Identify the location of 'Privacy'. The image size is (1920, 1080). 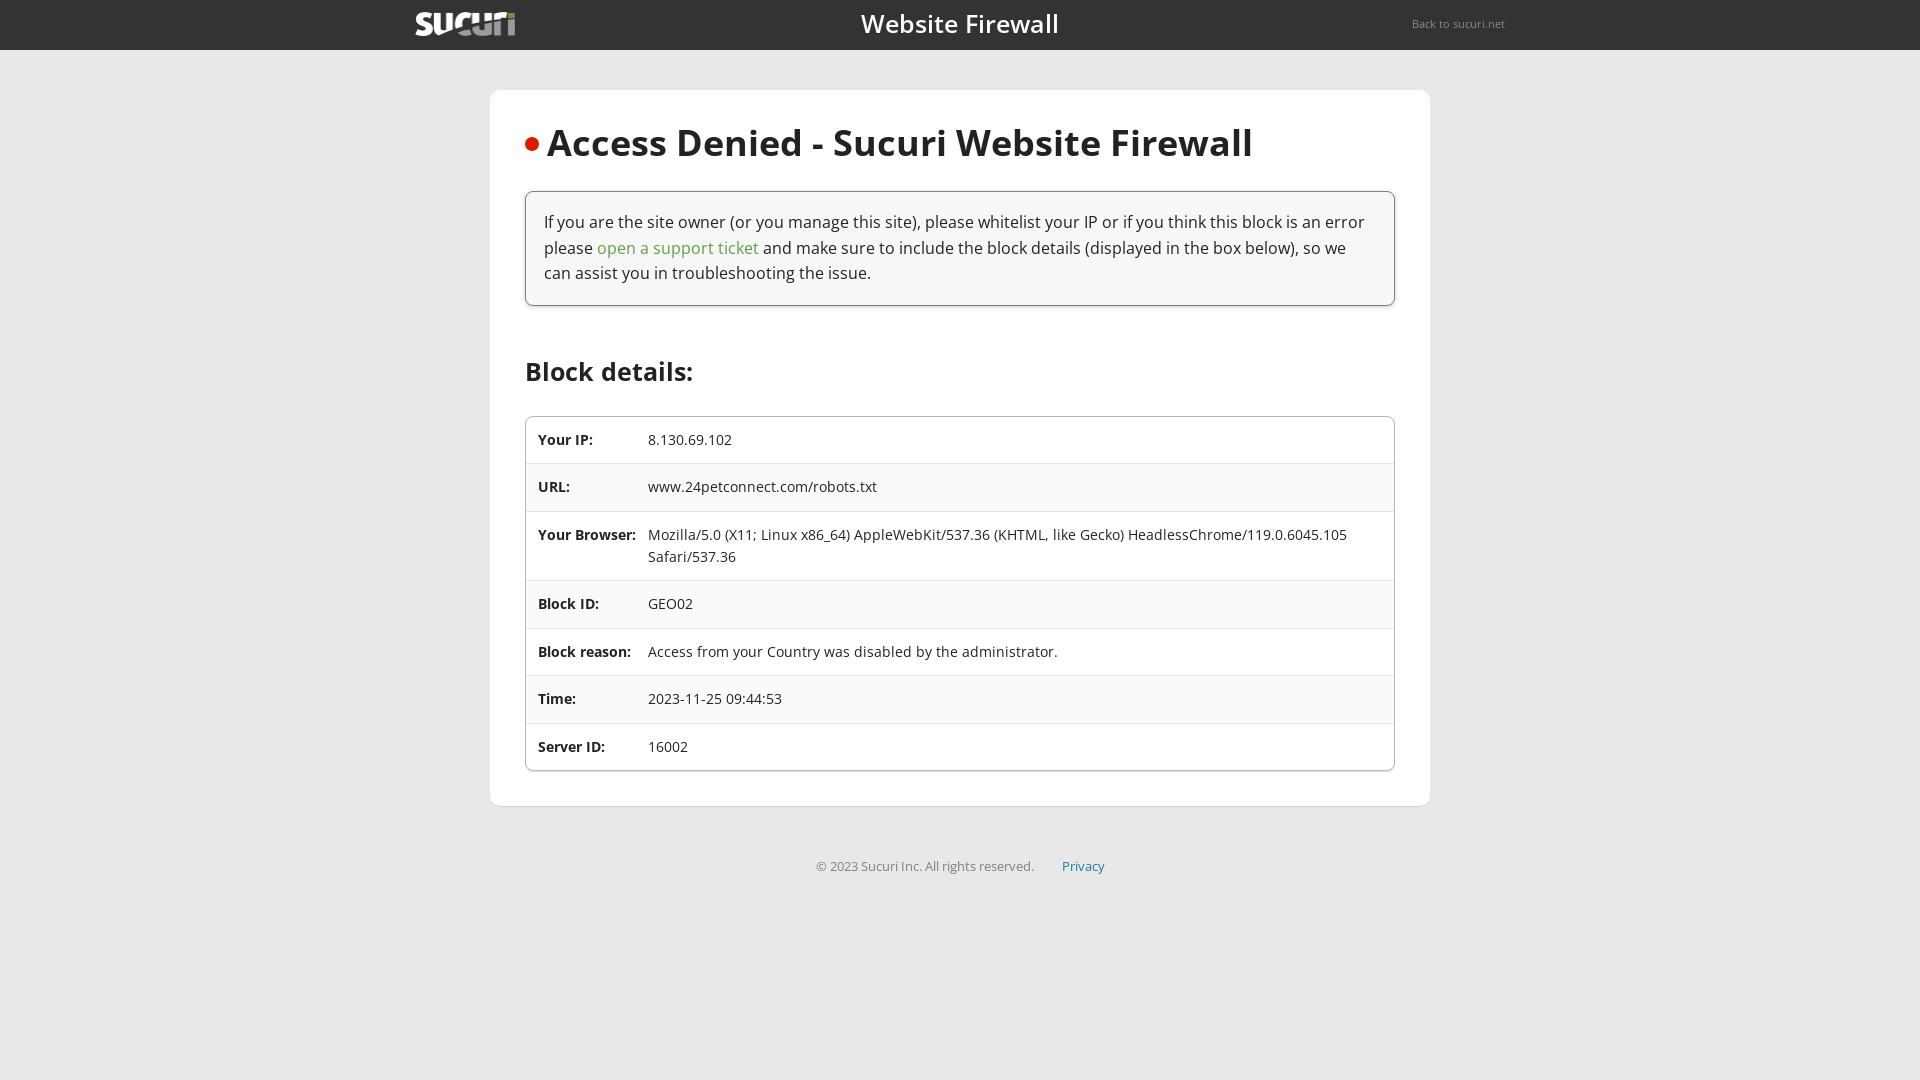
(1082, 865).